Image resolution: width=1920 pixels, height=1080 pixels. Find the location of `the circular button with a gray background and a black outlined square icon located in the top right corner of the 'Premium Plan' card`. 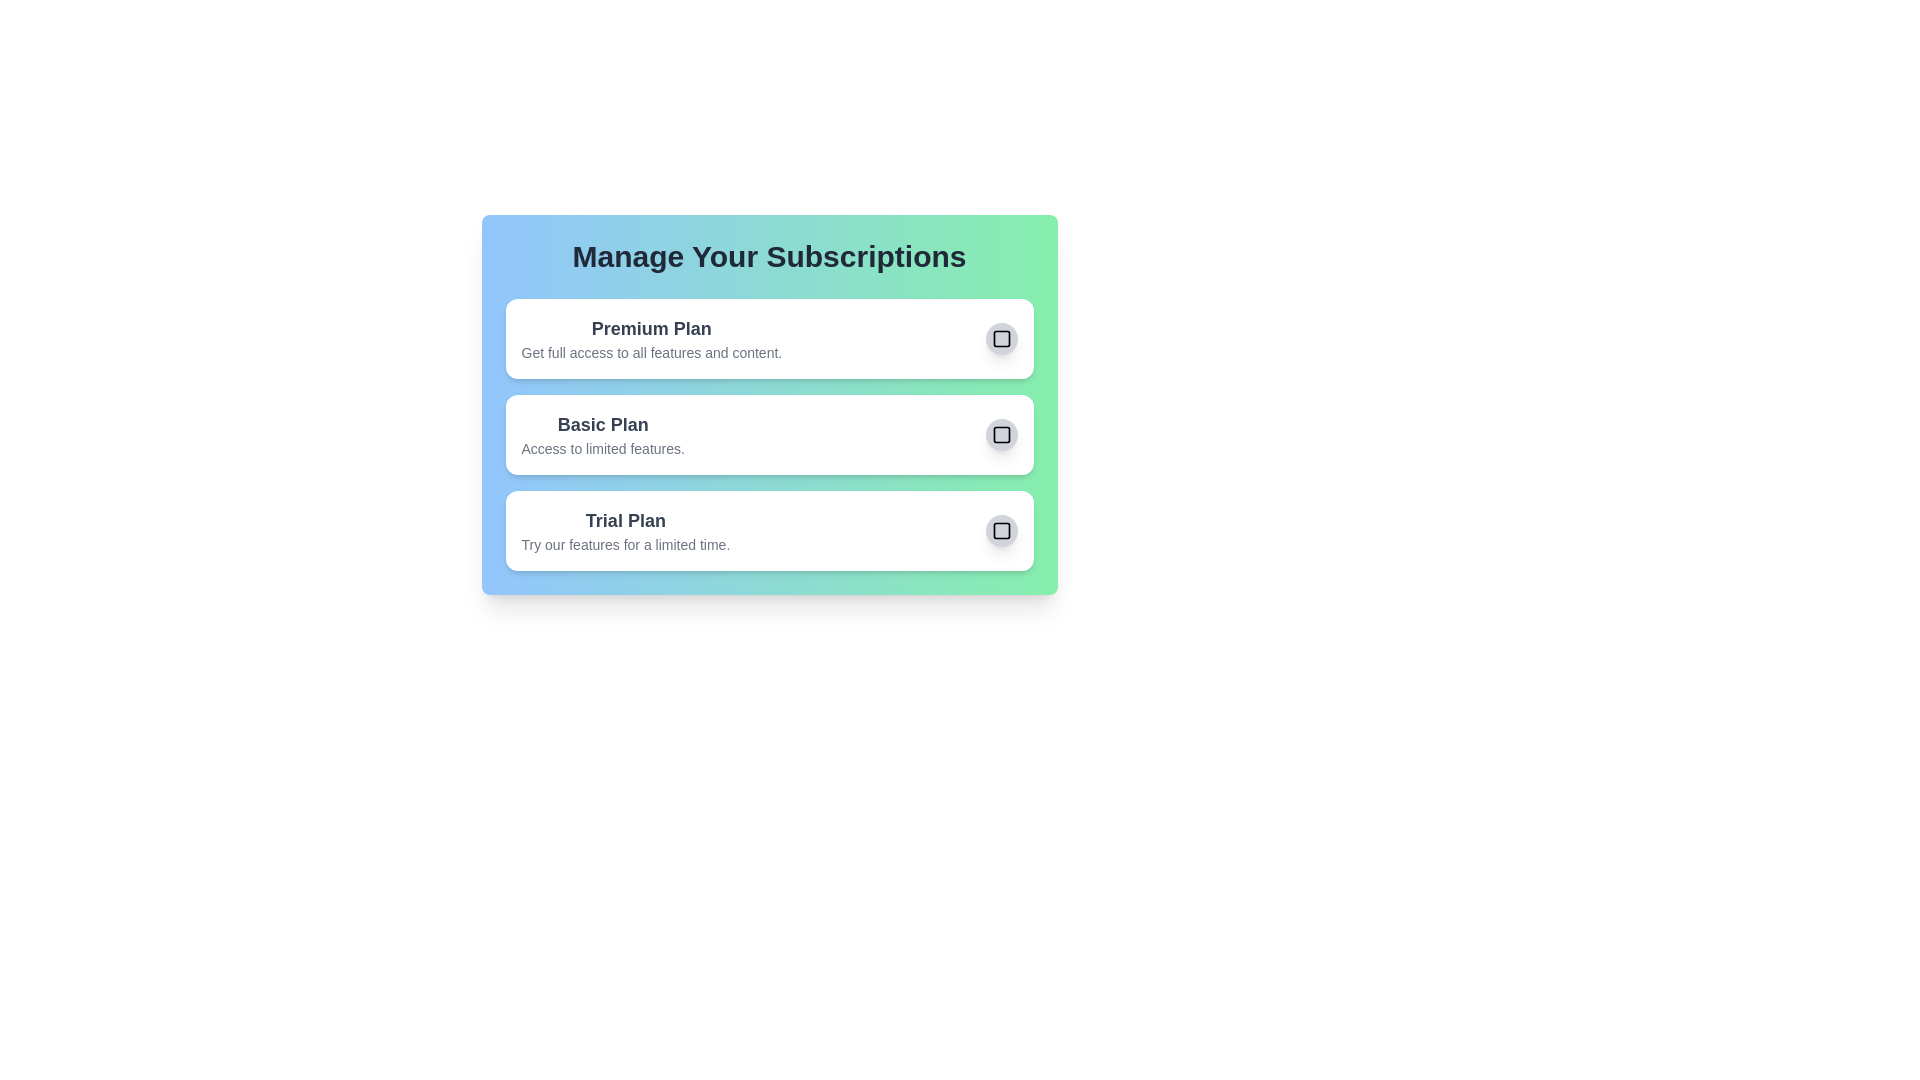

the circular button with a gray background and a black outlined square icon located in the top right corner of the 'Premium Plan' card is located at coordinates (1001, 338).